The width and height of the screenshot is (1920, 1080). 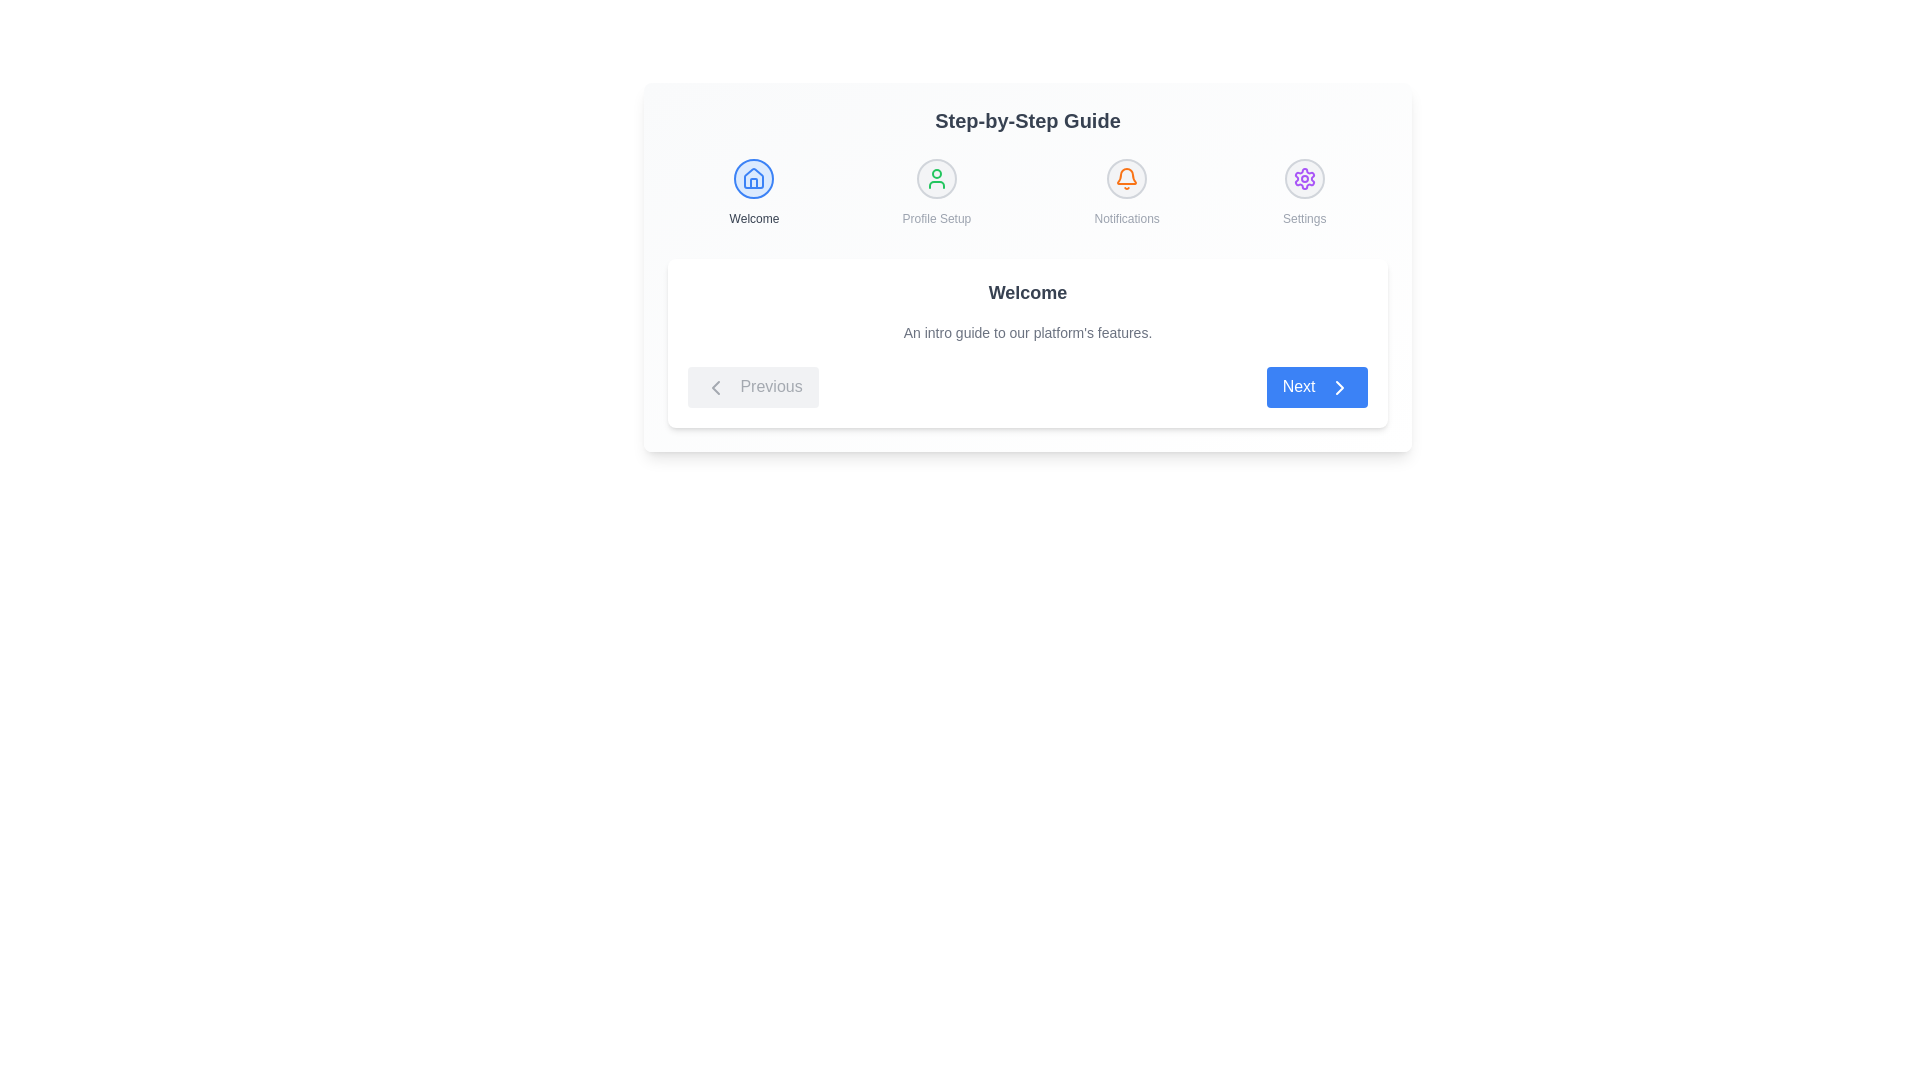 I want to click on the navigation button located at the bottom right of the navigation bar, so click(x=1317, y=387).